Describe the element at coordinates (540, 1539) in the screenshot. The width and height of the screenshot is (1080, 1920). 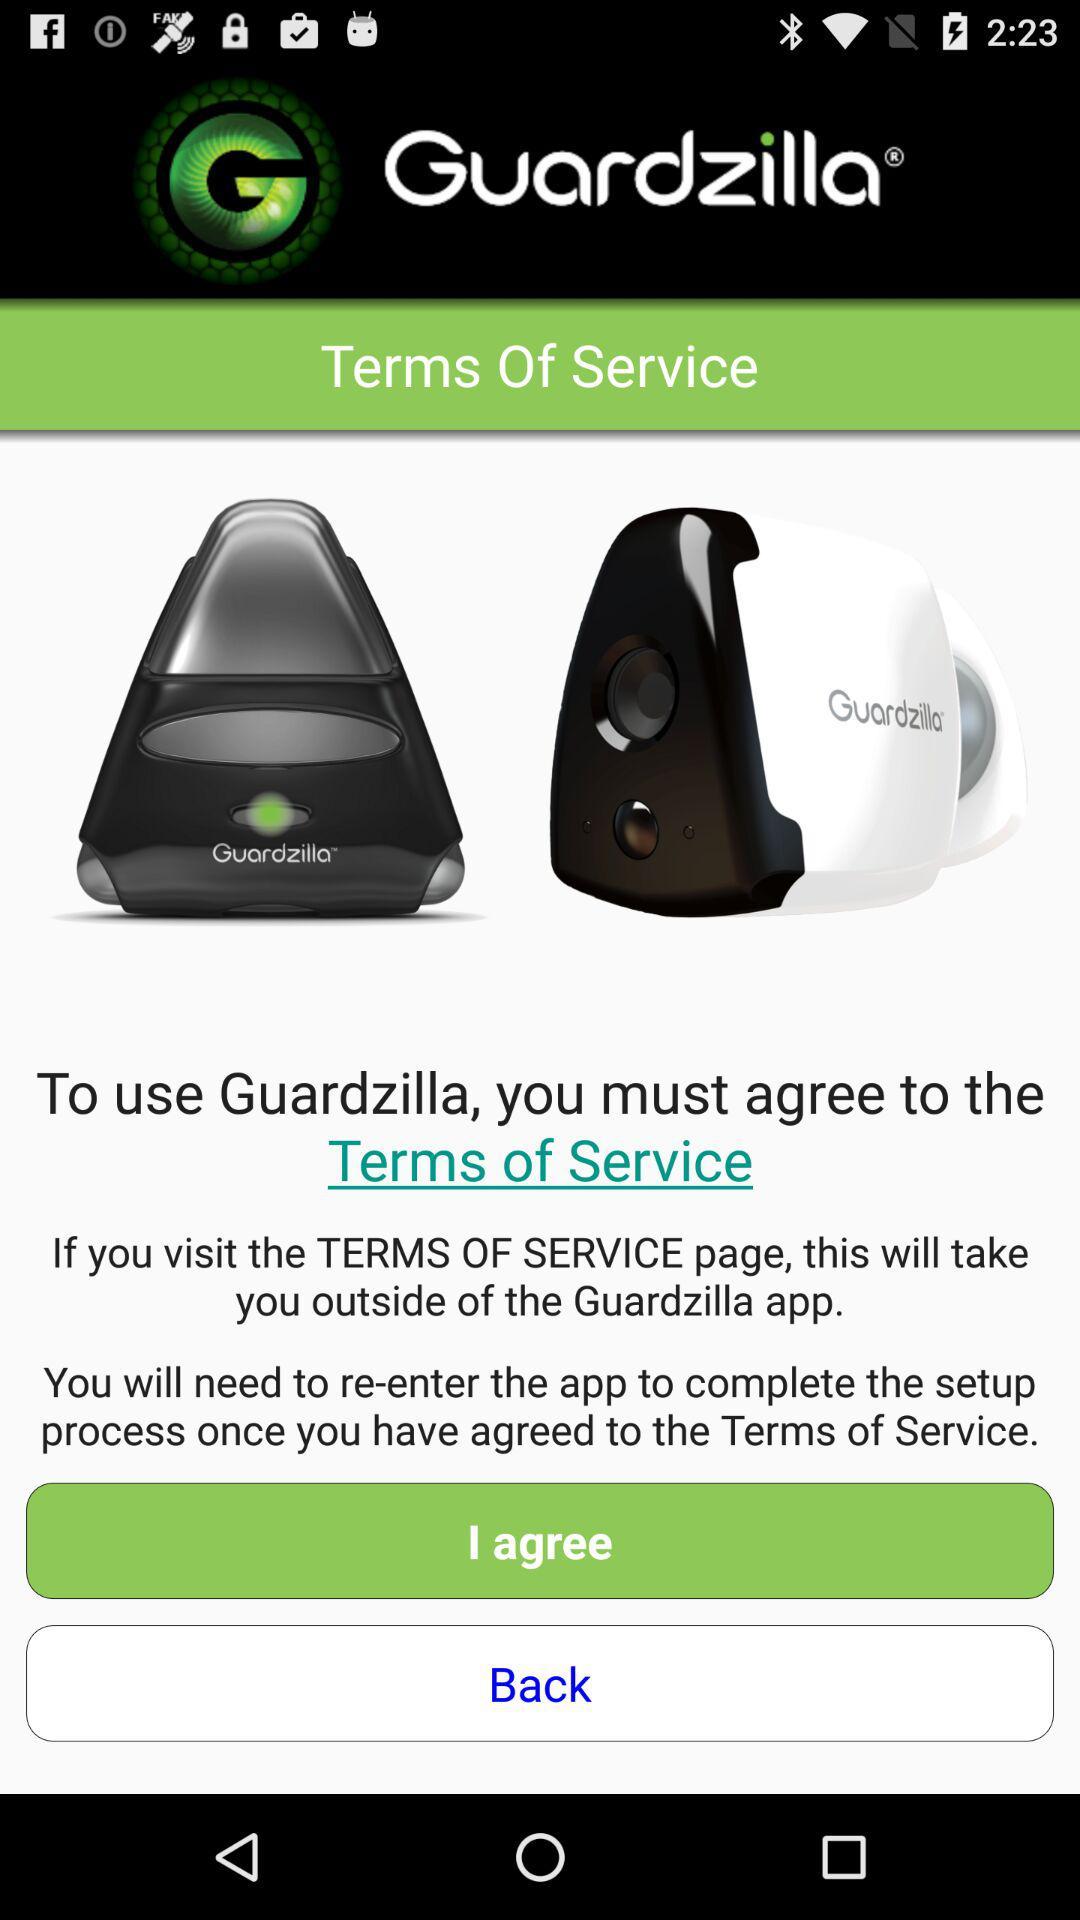
I see `the item above back icon` at that location.